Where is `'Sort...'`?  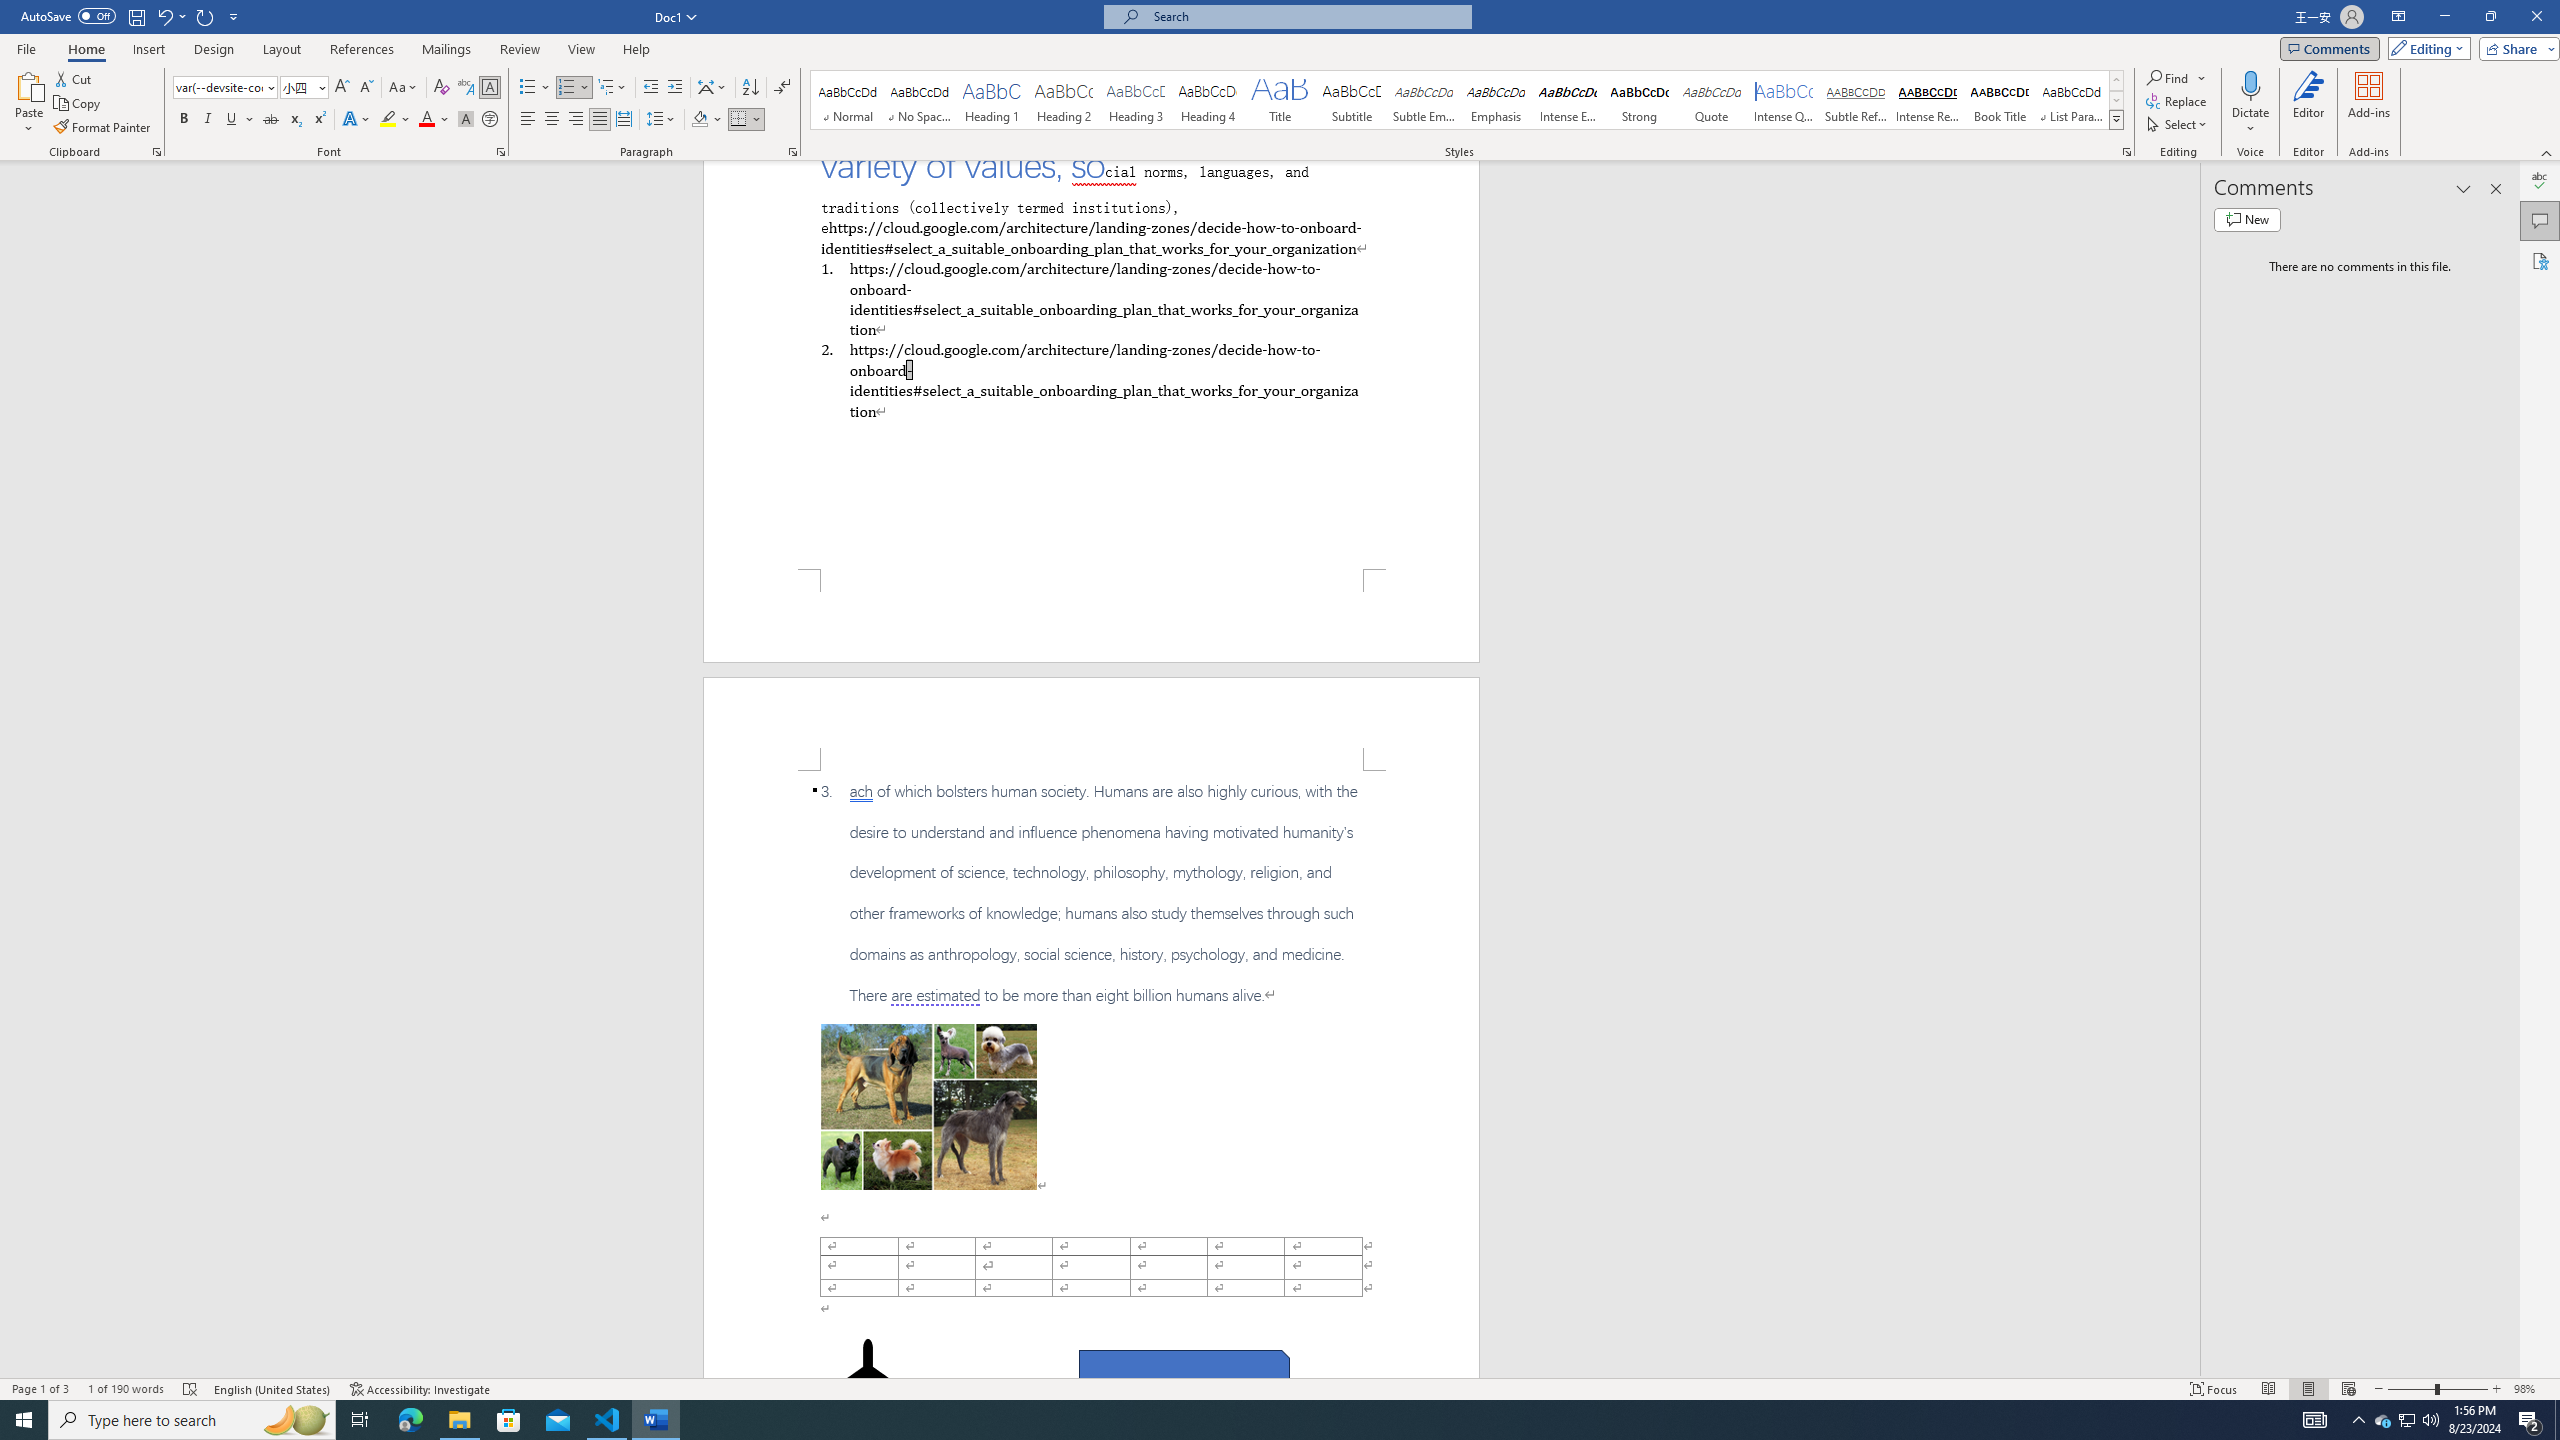 'Sort...' is located at coordinates (750, 87).